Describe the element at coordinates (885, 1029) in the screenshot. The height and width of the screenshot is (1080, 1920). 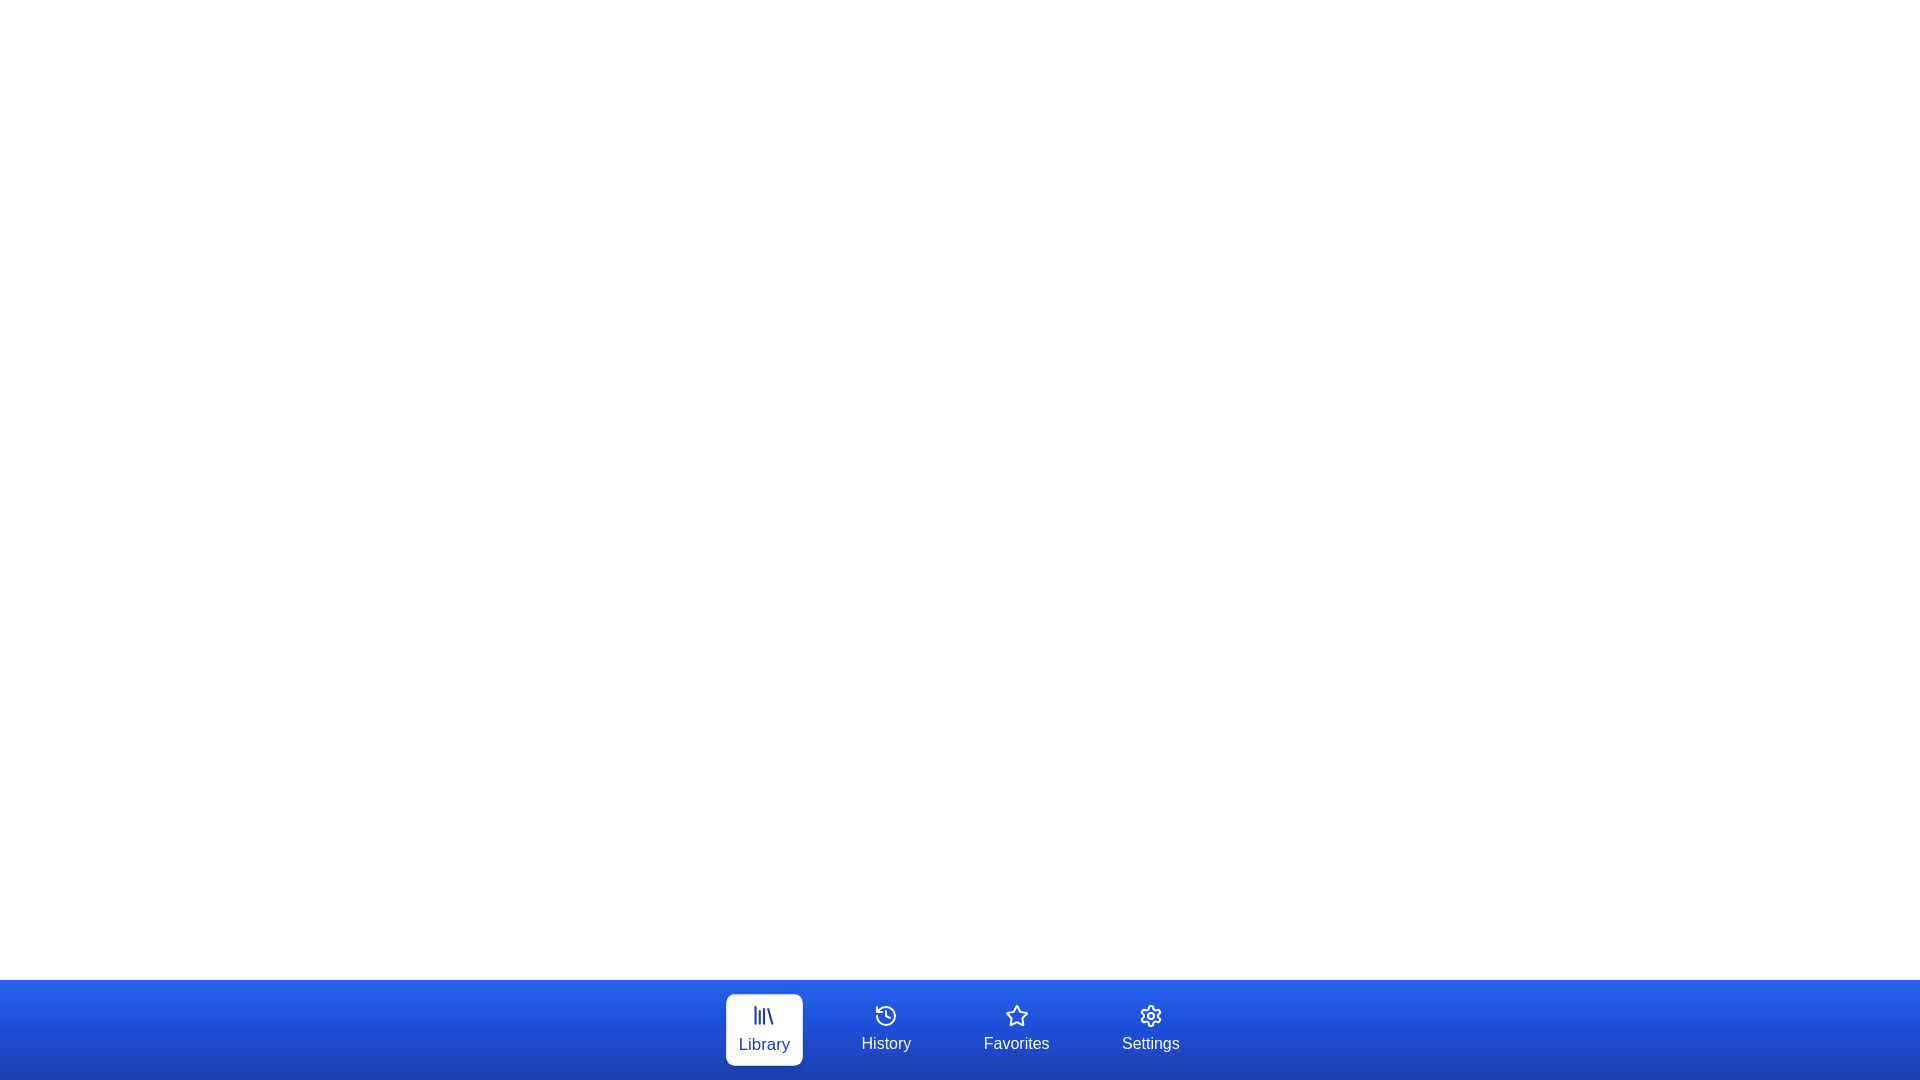
I see `the button labeled History` at that location.